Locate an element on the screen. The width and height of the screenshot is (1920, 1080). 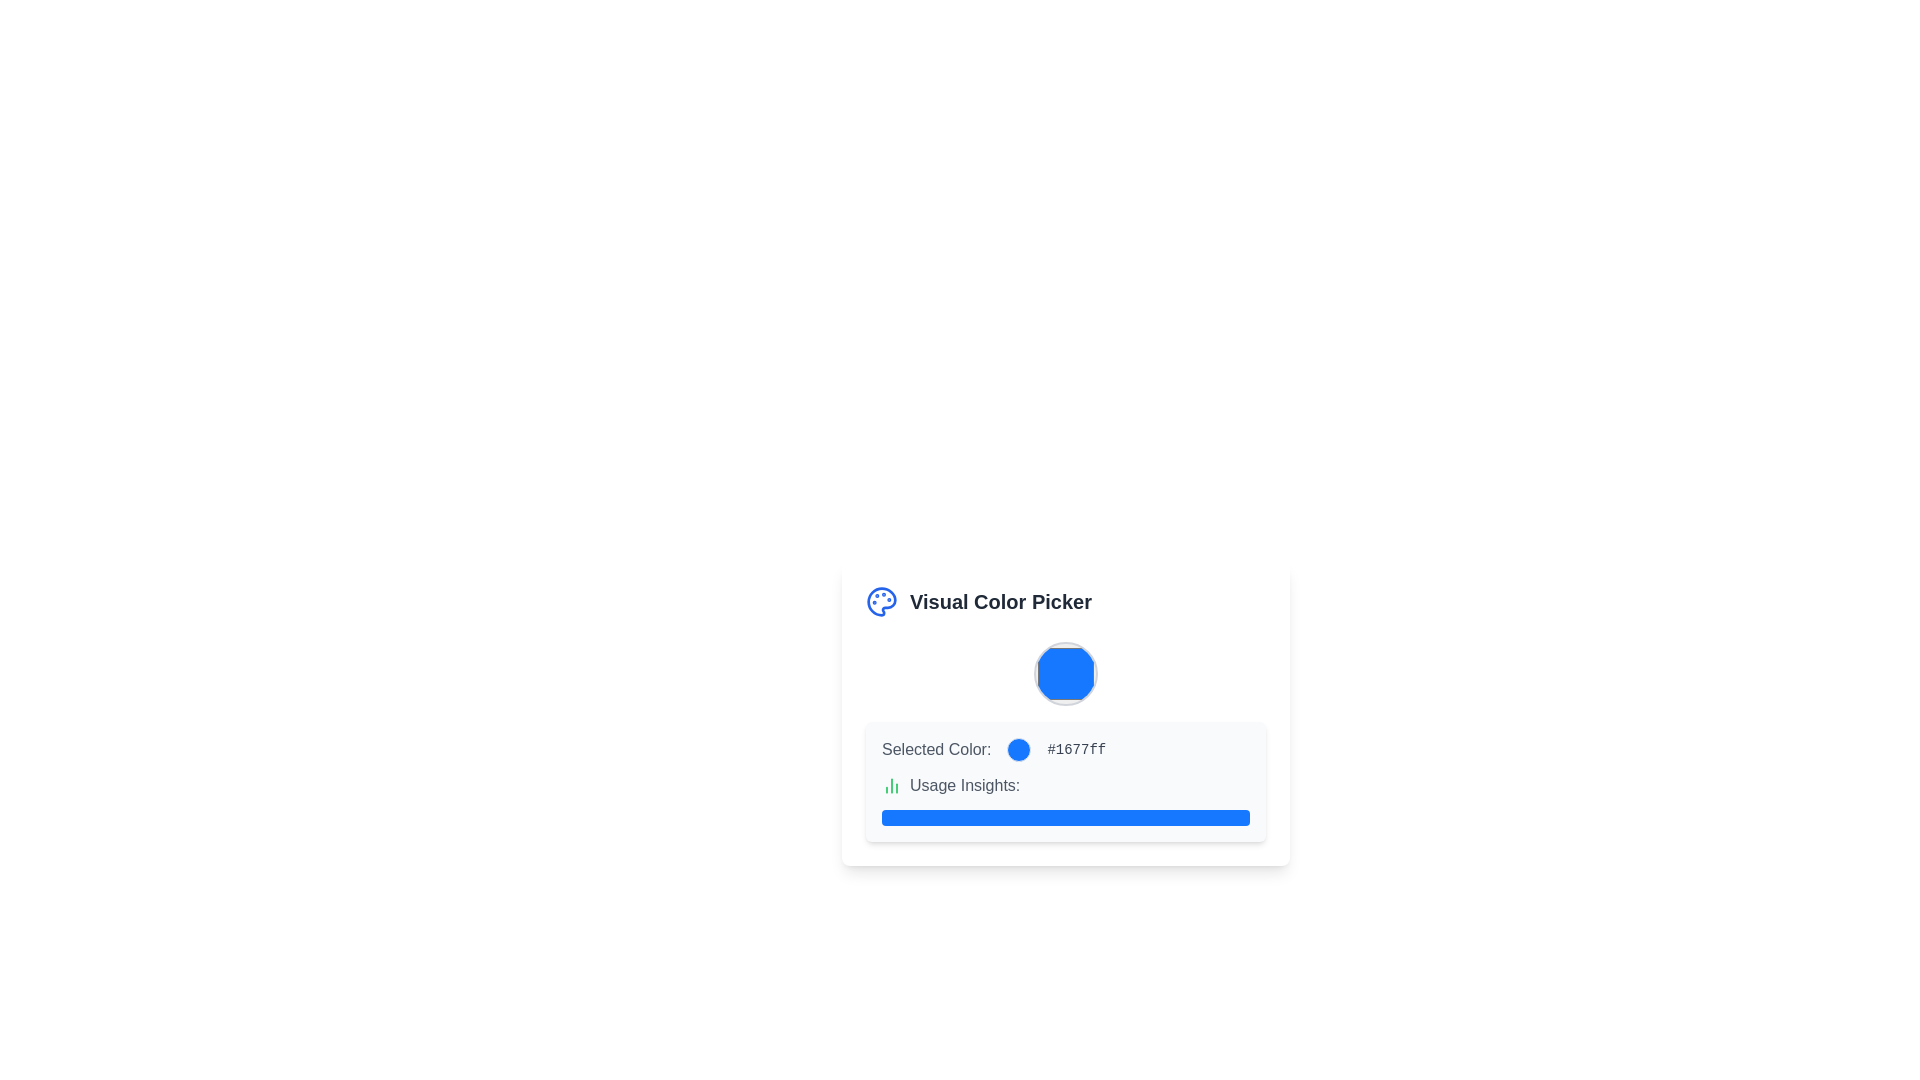
the graphical icon representing the 'Visual Color Picker' located in the top-left corner of the card-like section above the text 'Visual Color Picker' is located at coordinates (881, 600).